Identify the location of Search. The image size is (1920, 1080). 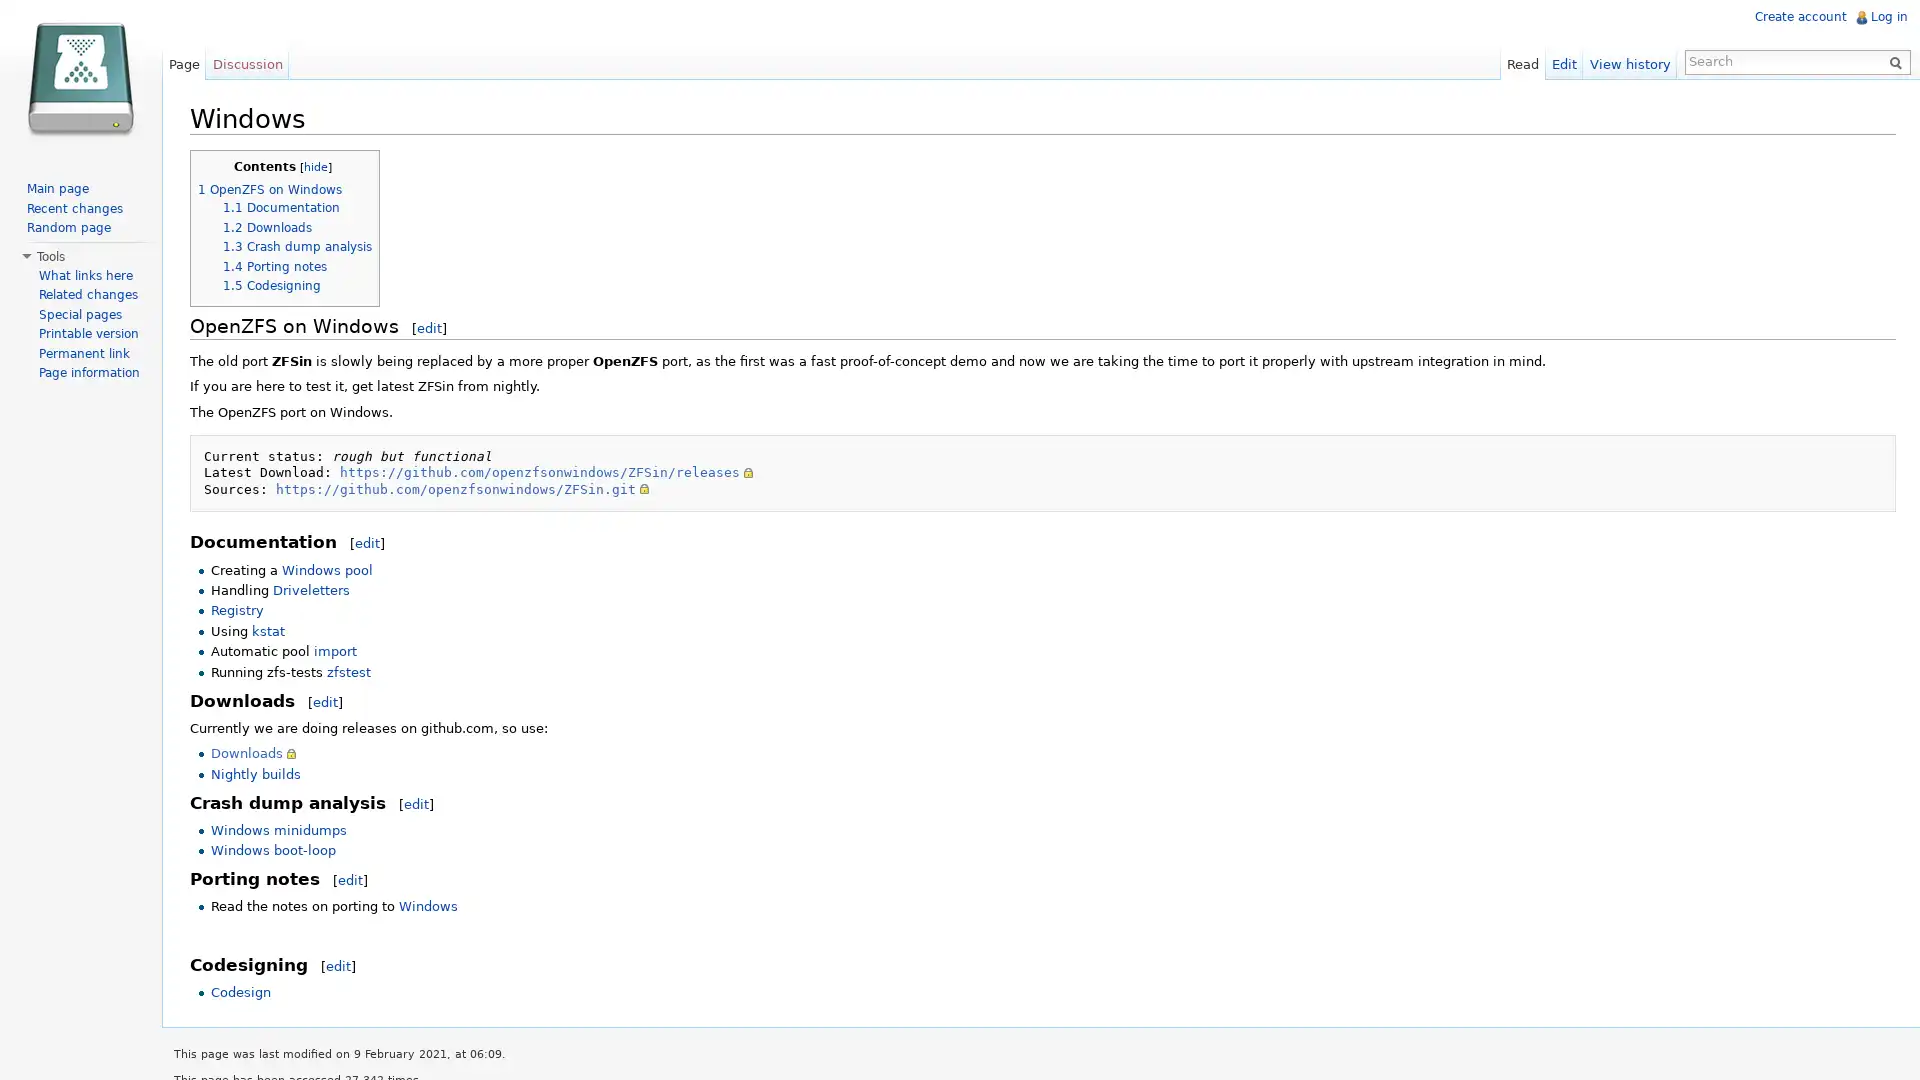
(1890, 60).